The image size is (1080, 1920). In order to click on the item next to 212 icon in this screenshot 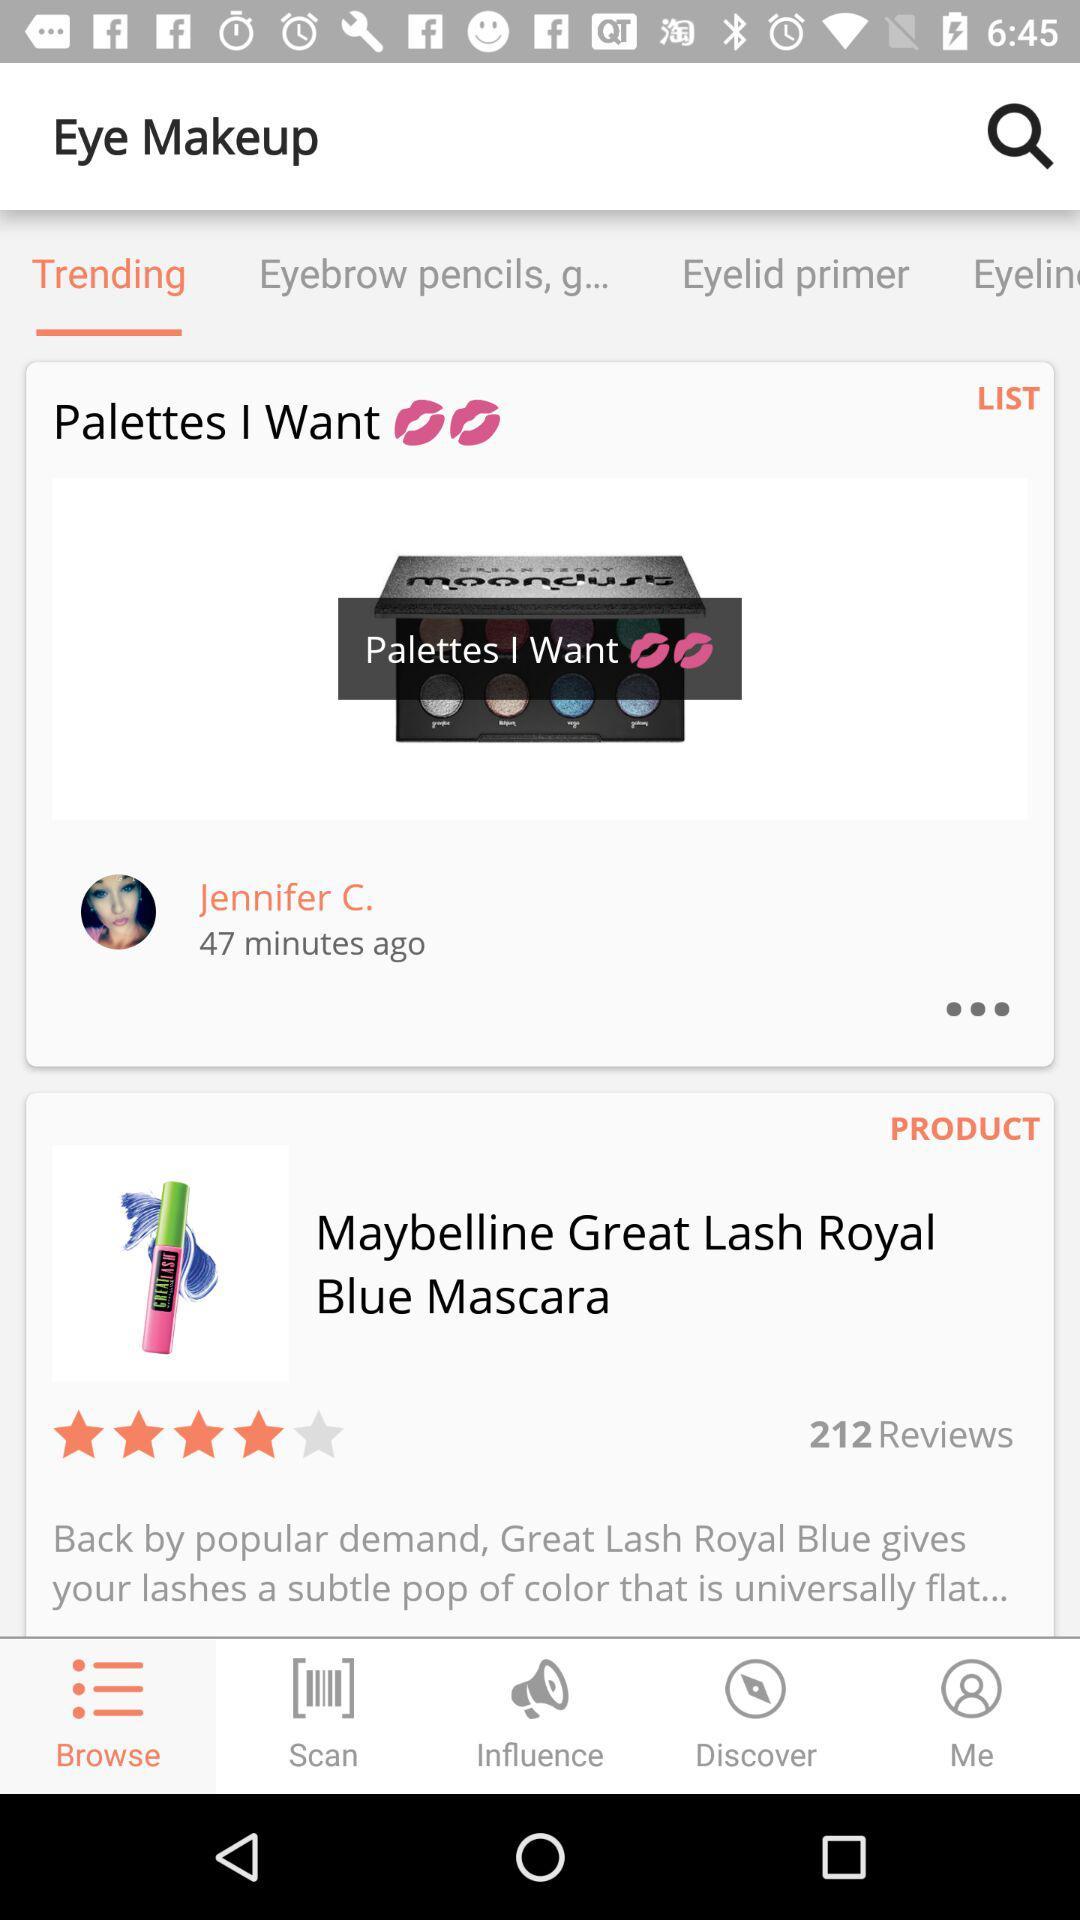, I will do `click(943, 1432)`.